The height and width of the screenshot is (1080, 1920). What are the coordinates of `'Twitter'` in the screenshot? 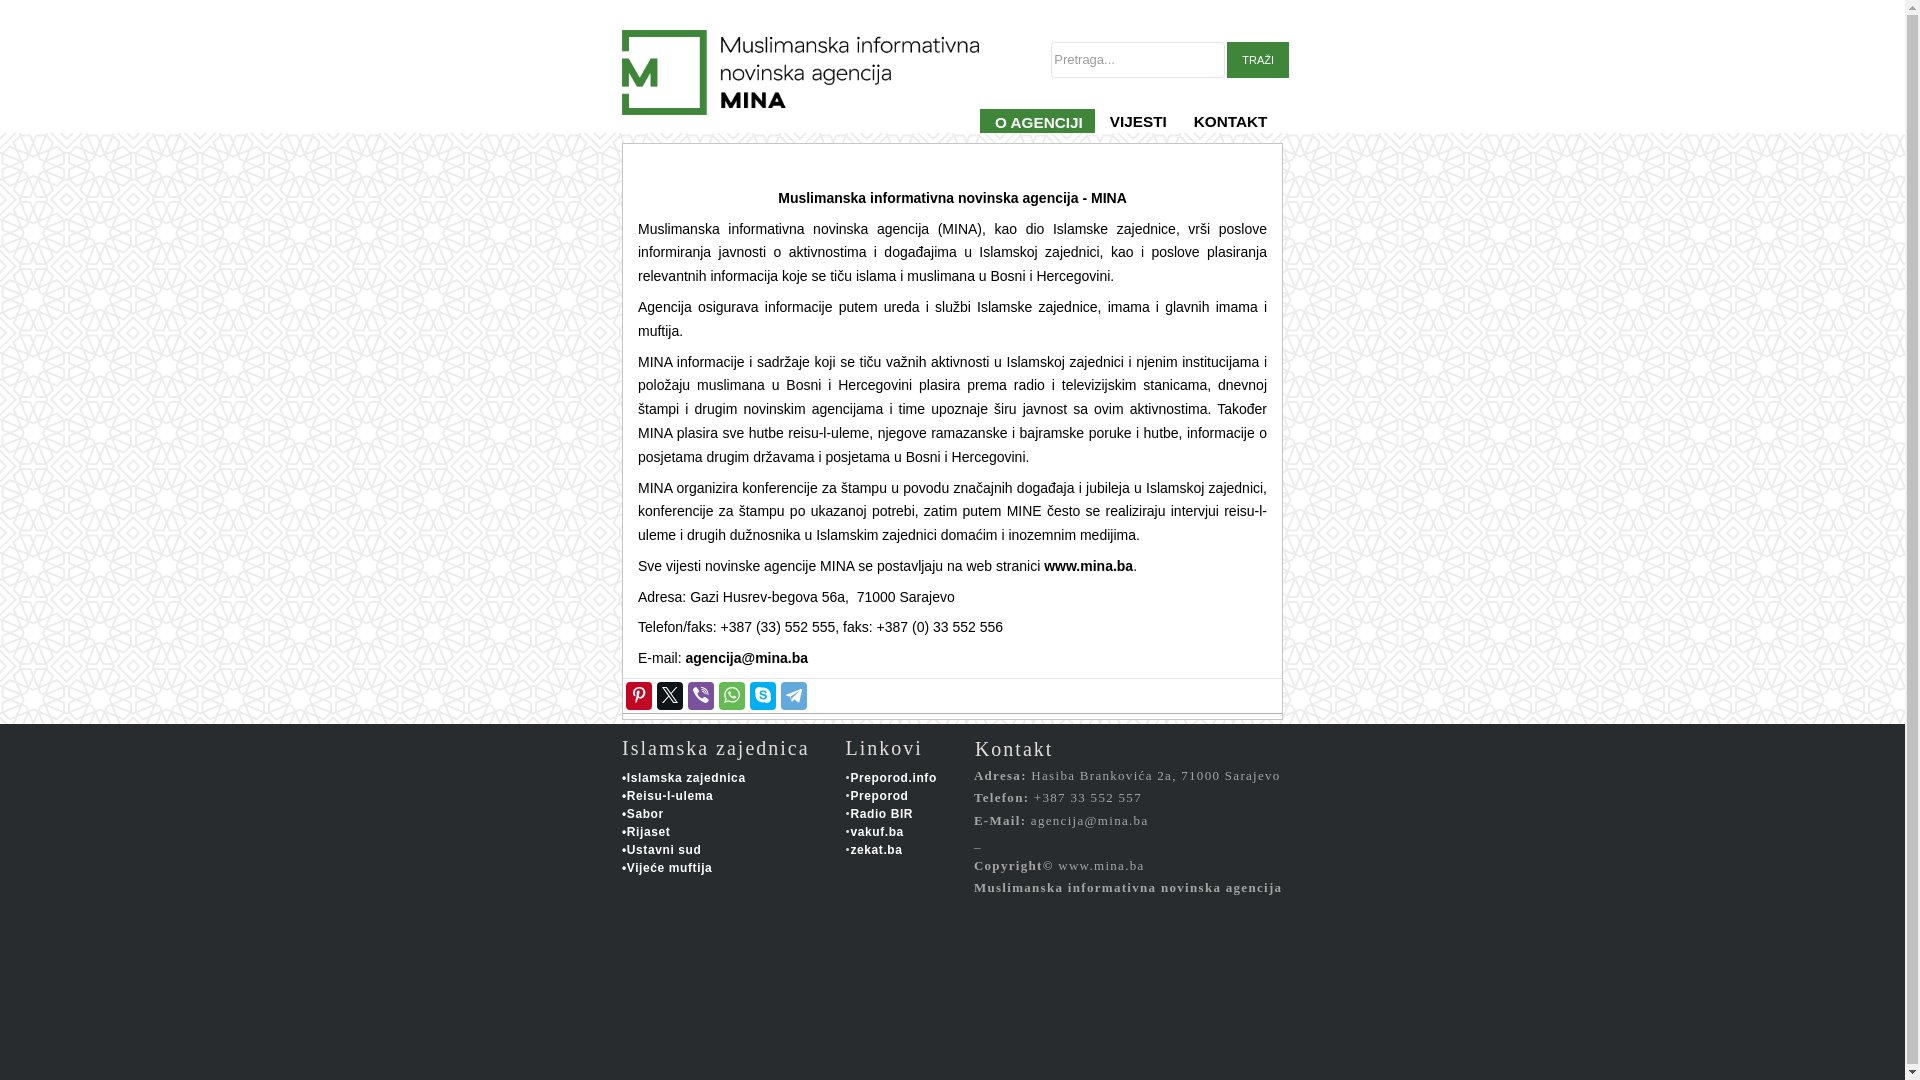 It's located at (669, 694).